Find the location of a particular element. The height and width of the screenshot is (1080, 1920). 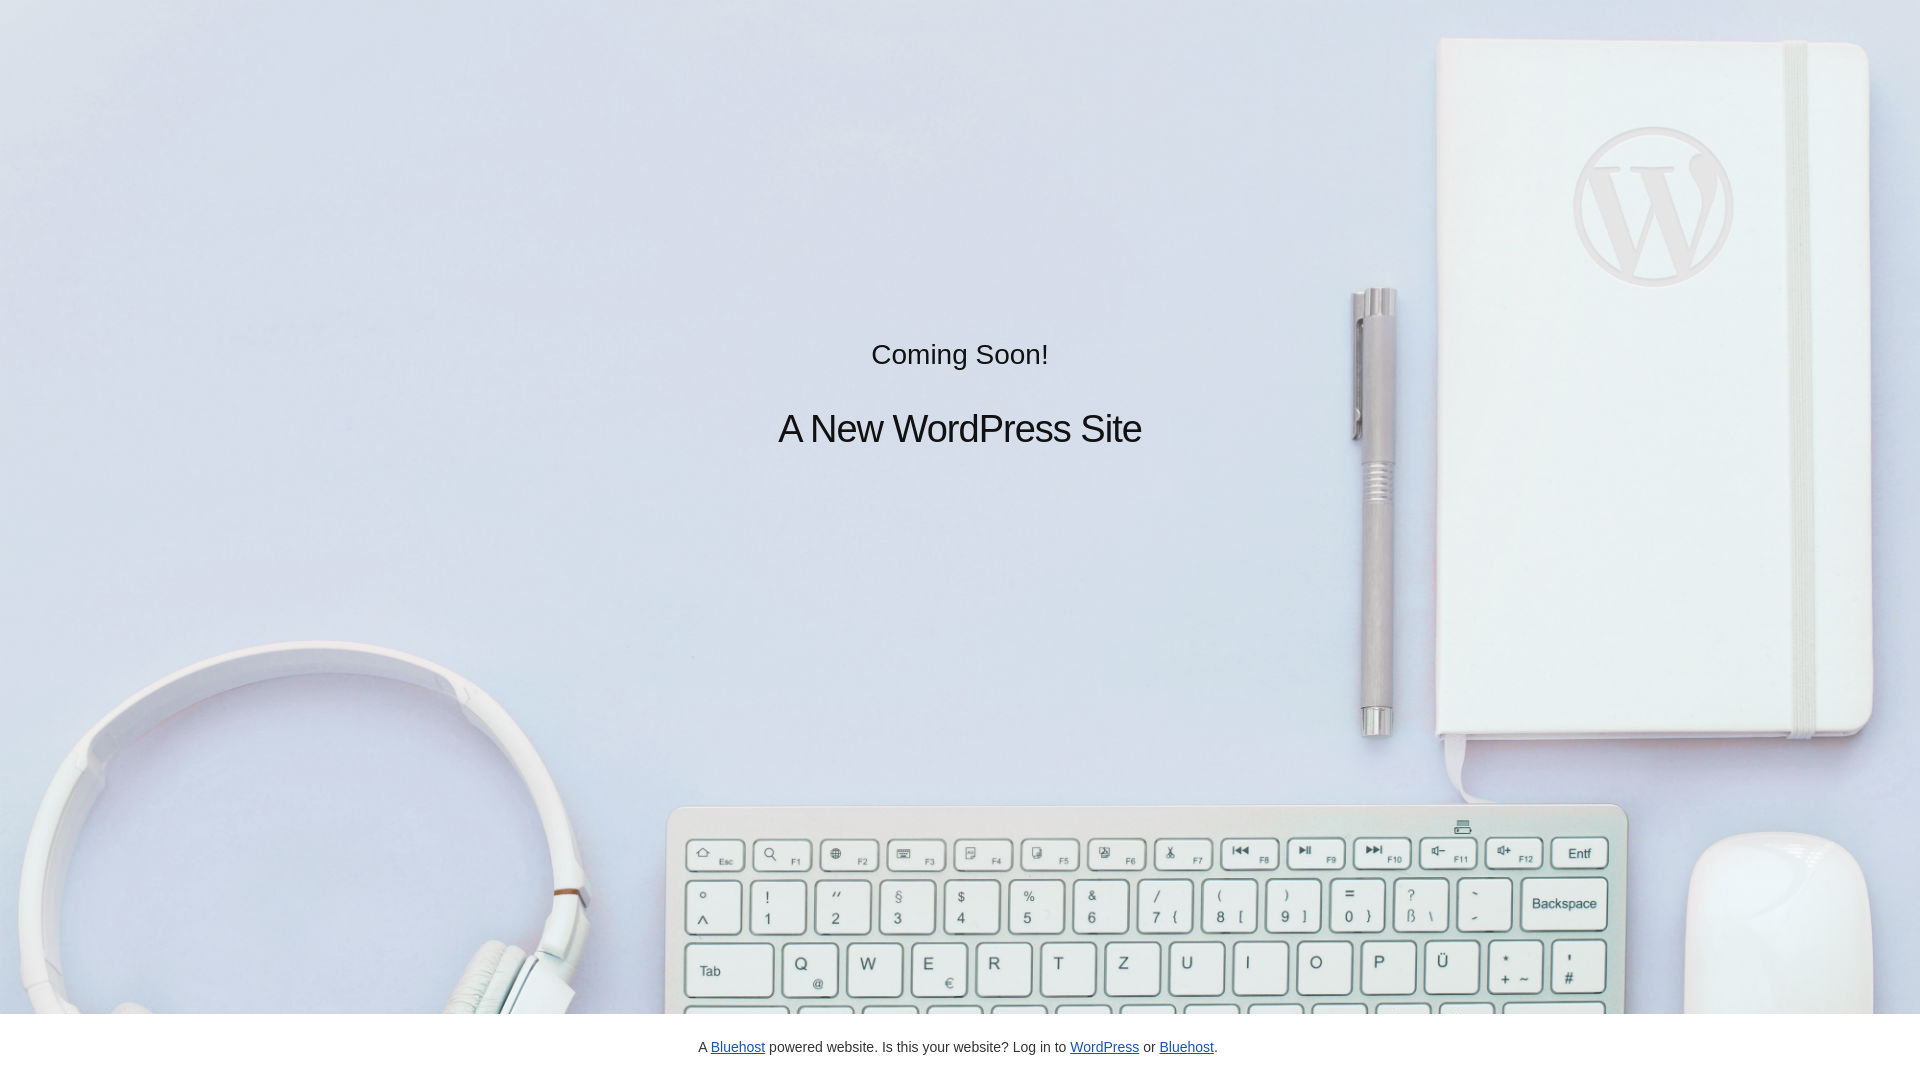

'Bluehost' is located at coordinates (1185, 1045).